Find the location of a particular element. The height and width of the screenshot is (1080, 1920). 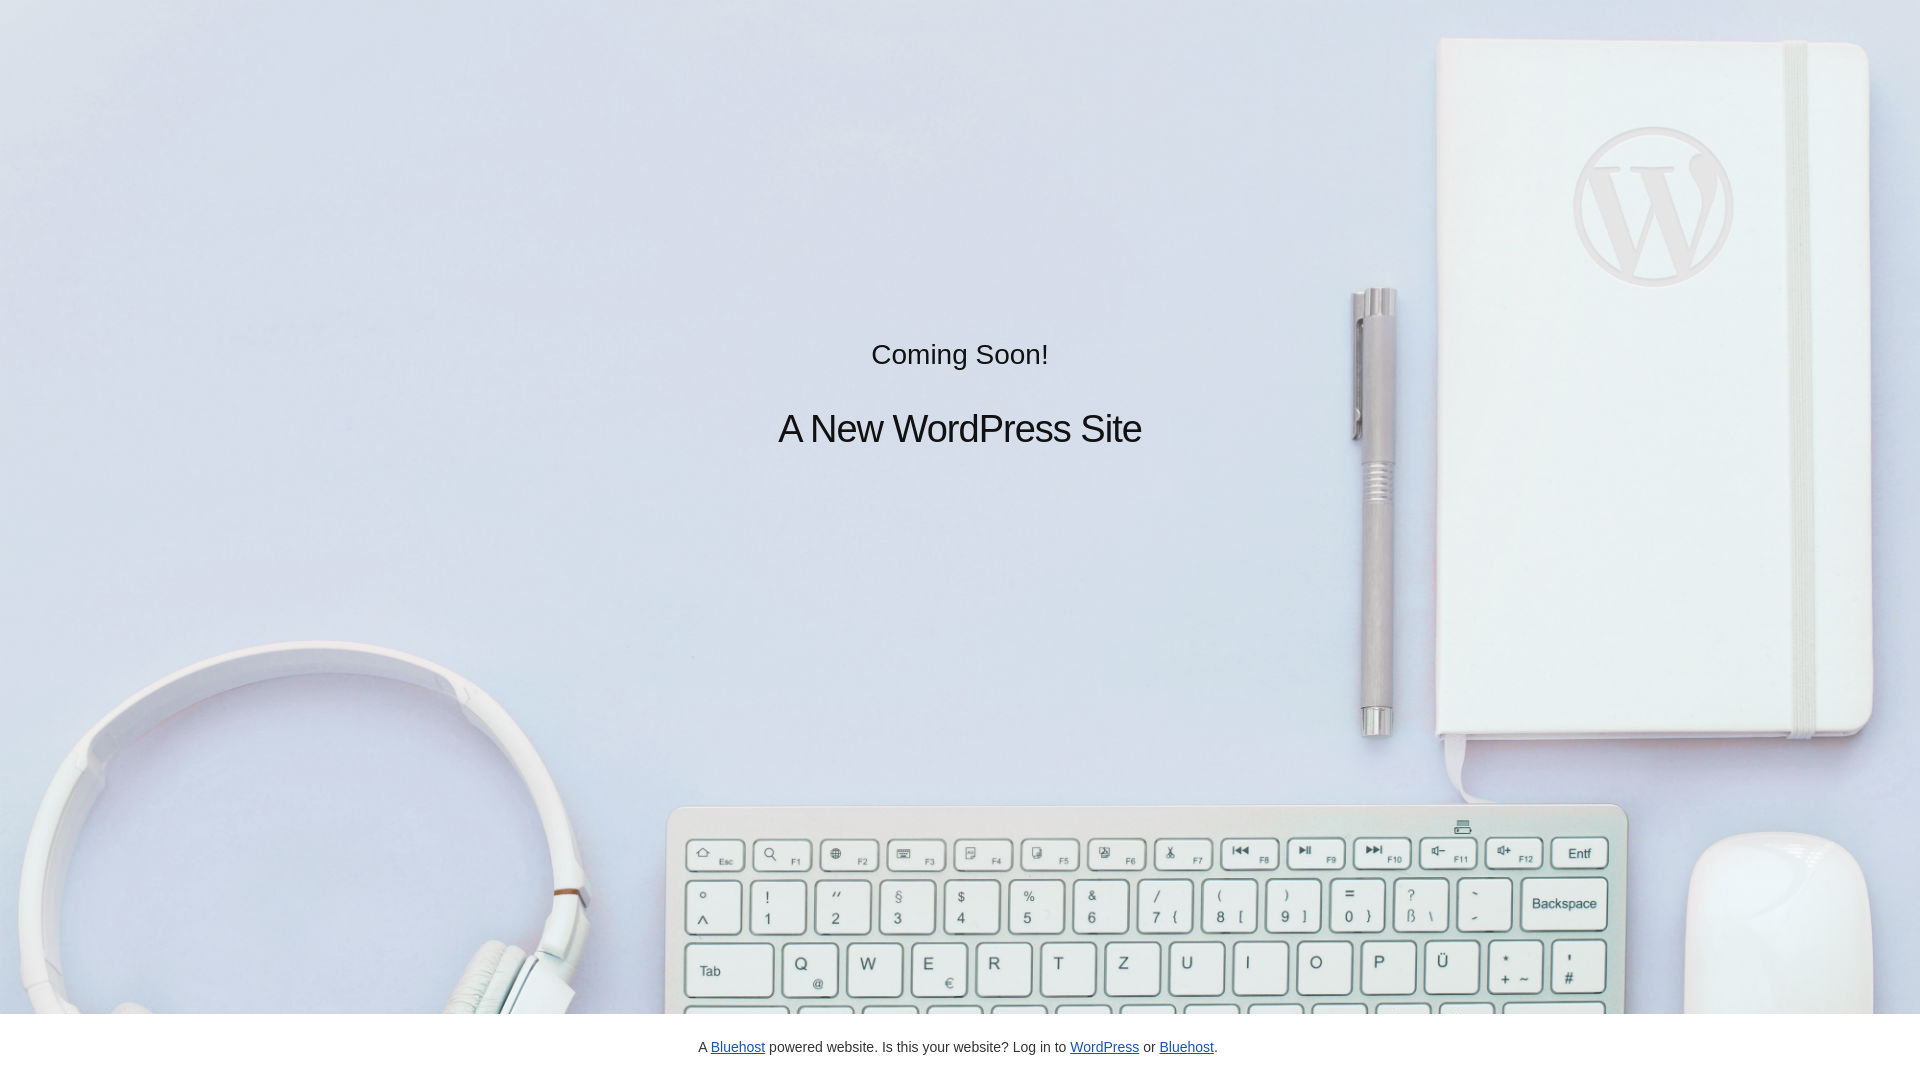

'Bluehost' is located at coordinates (1185, 1045).